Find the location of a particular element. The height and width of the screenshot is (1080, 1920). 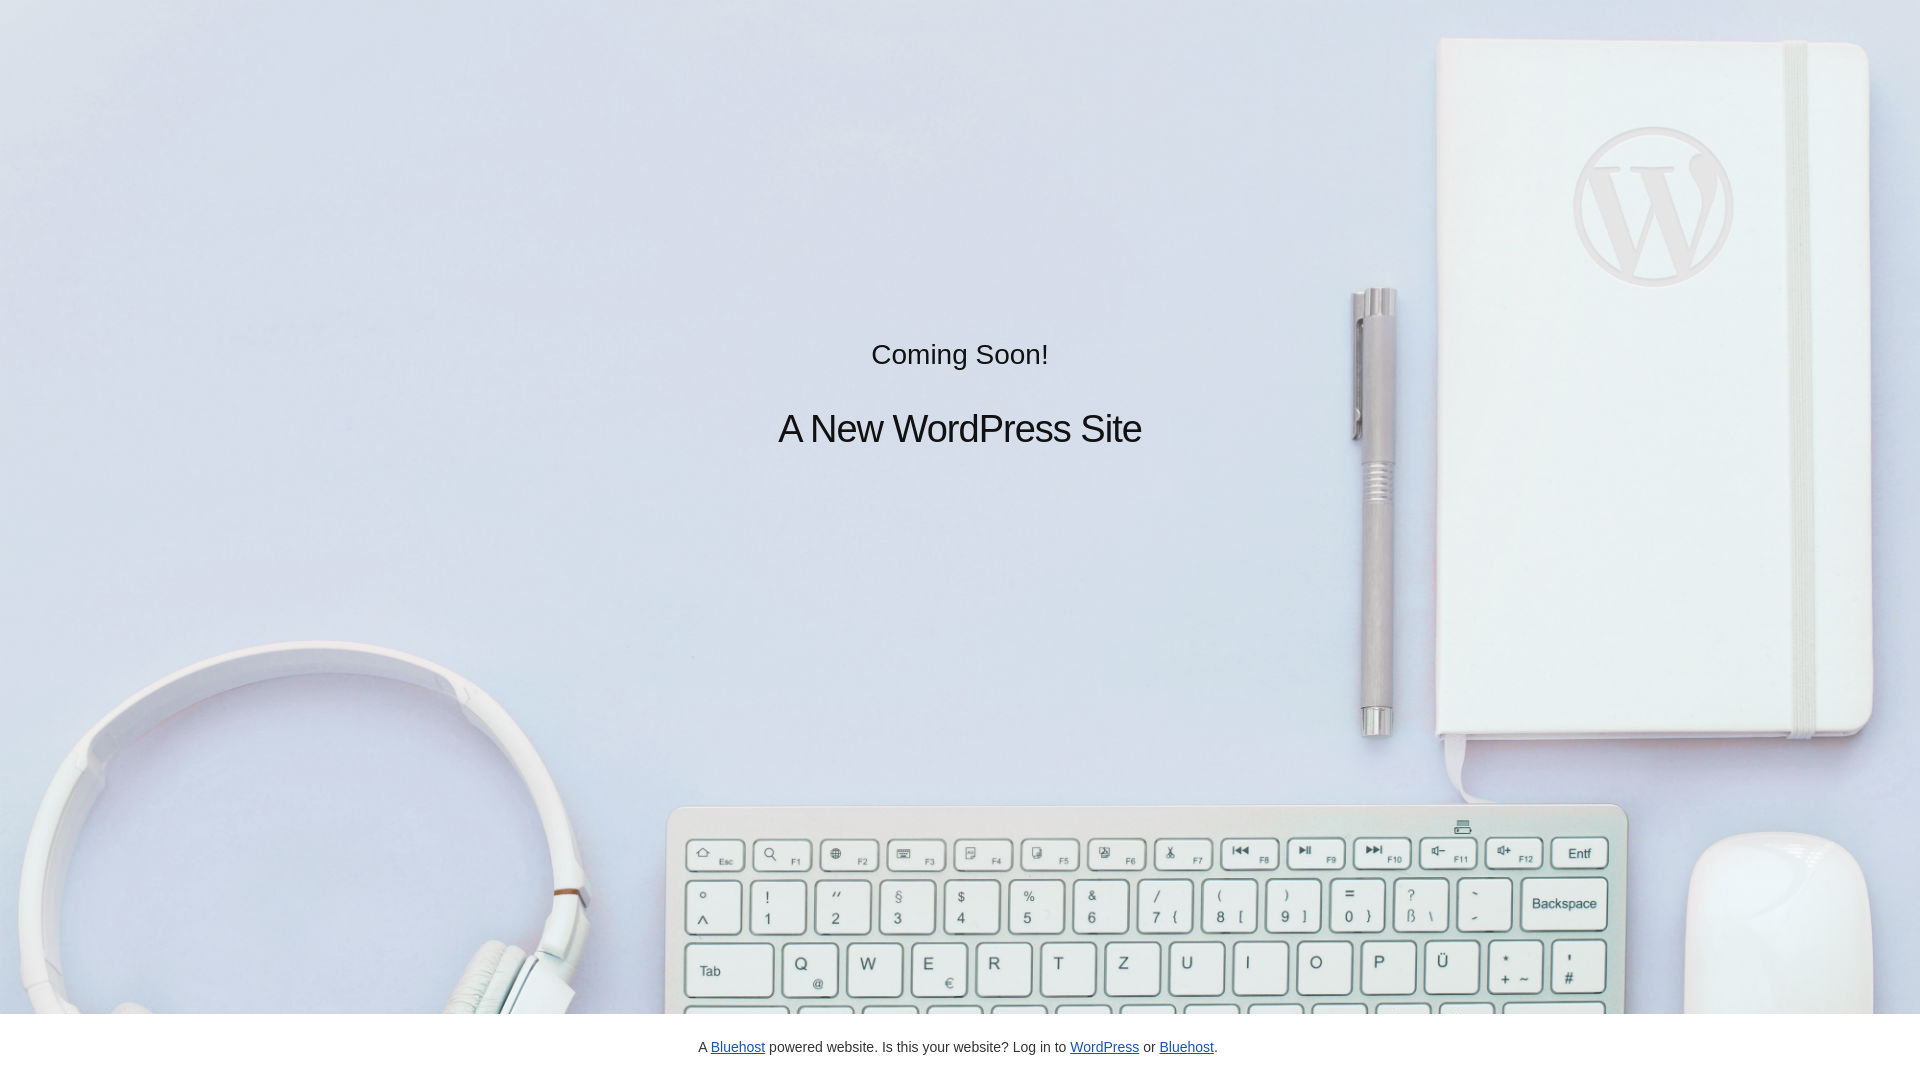

'Bluehost' is located at coordinates (1185, 1045).